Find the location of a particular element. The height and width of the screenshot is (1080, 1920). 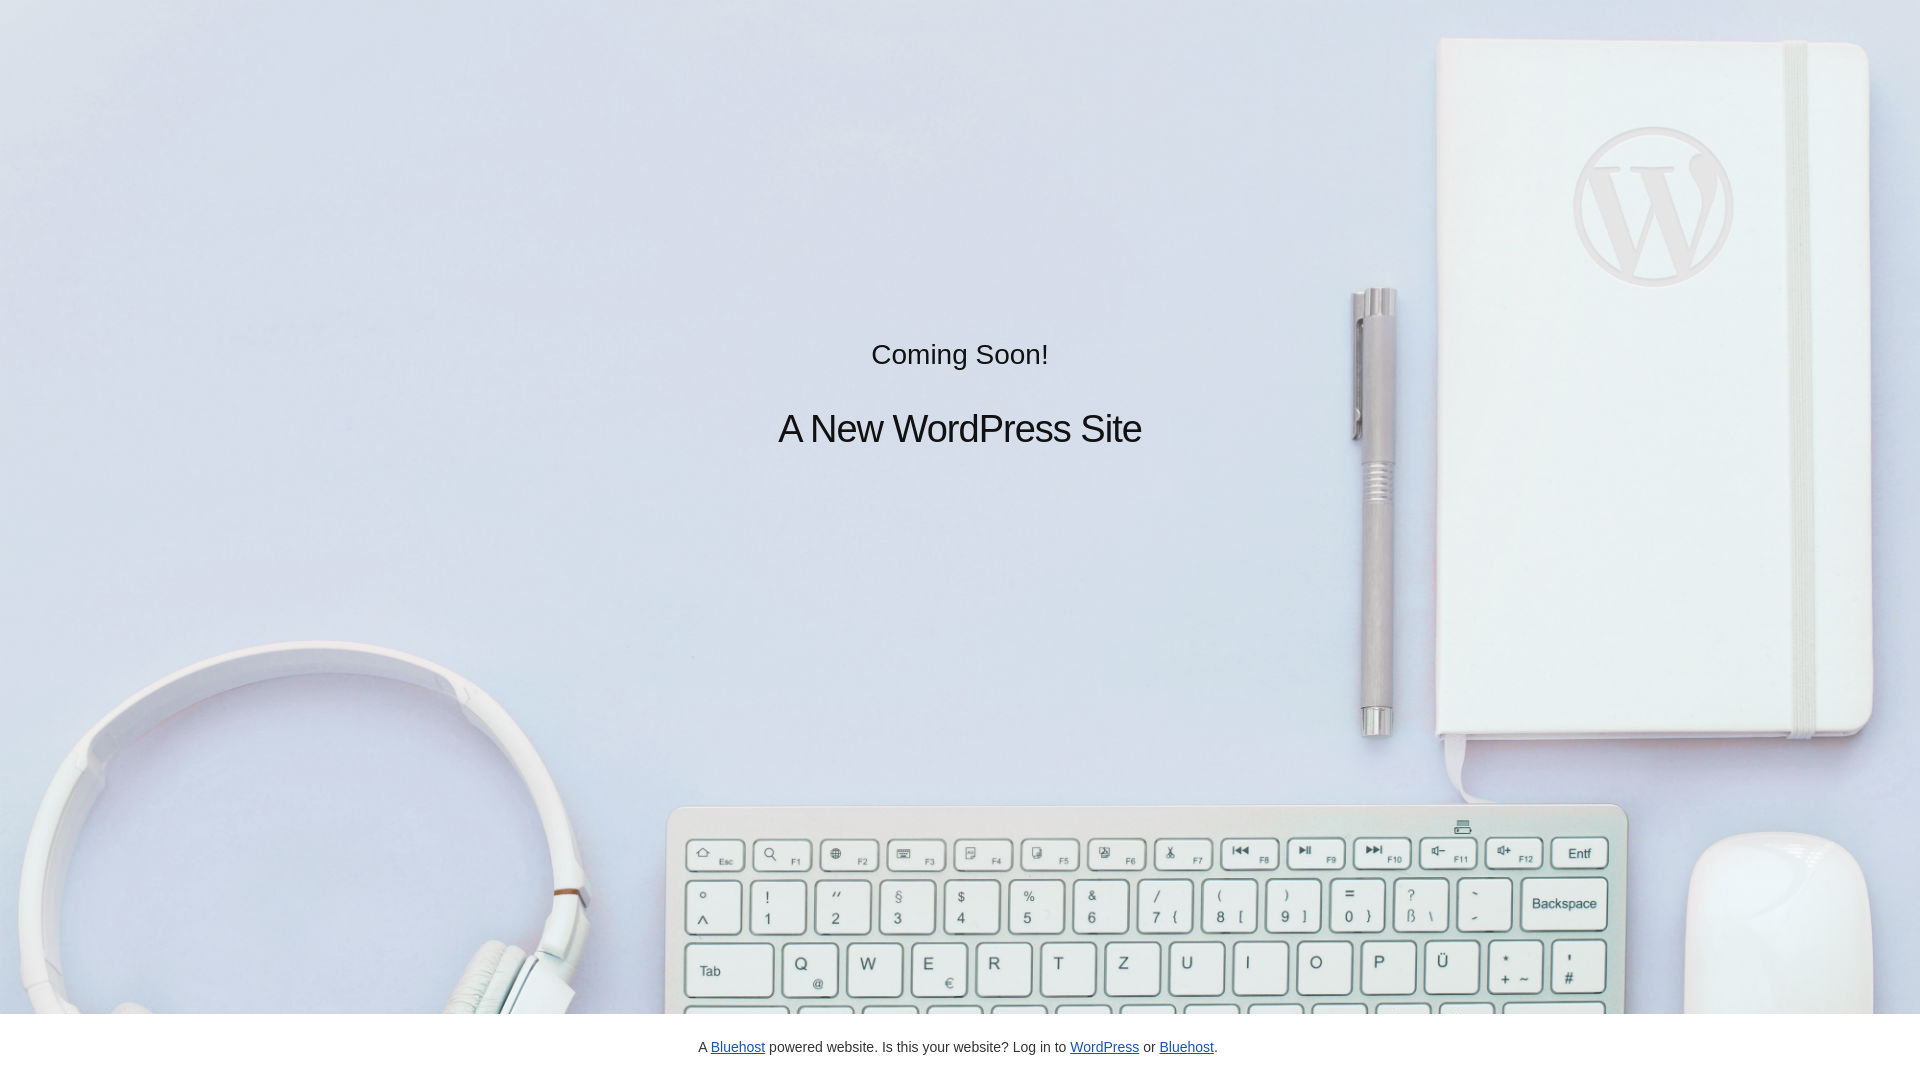

'Bluehost' is located at coordinates (1185, 1045).